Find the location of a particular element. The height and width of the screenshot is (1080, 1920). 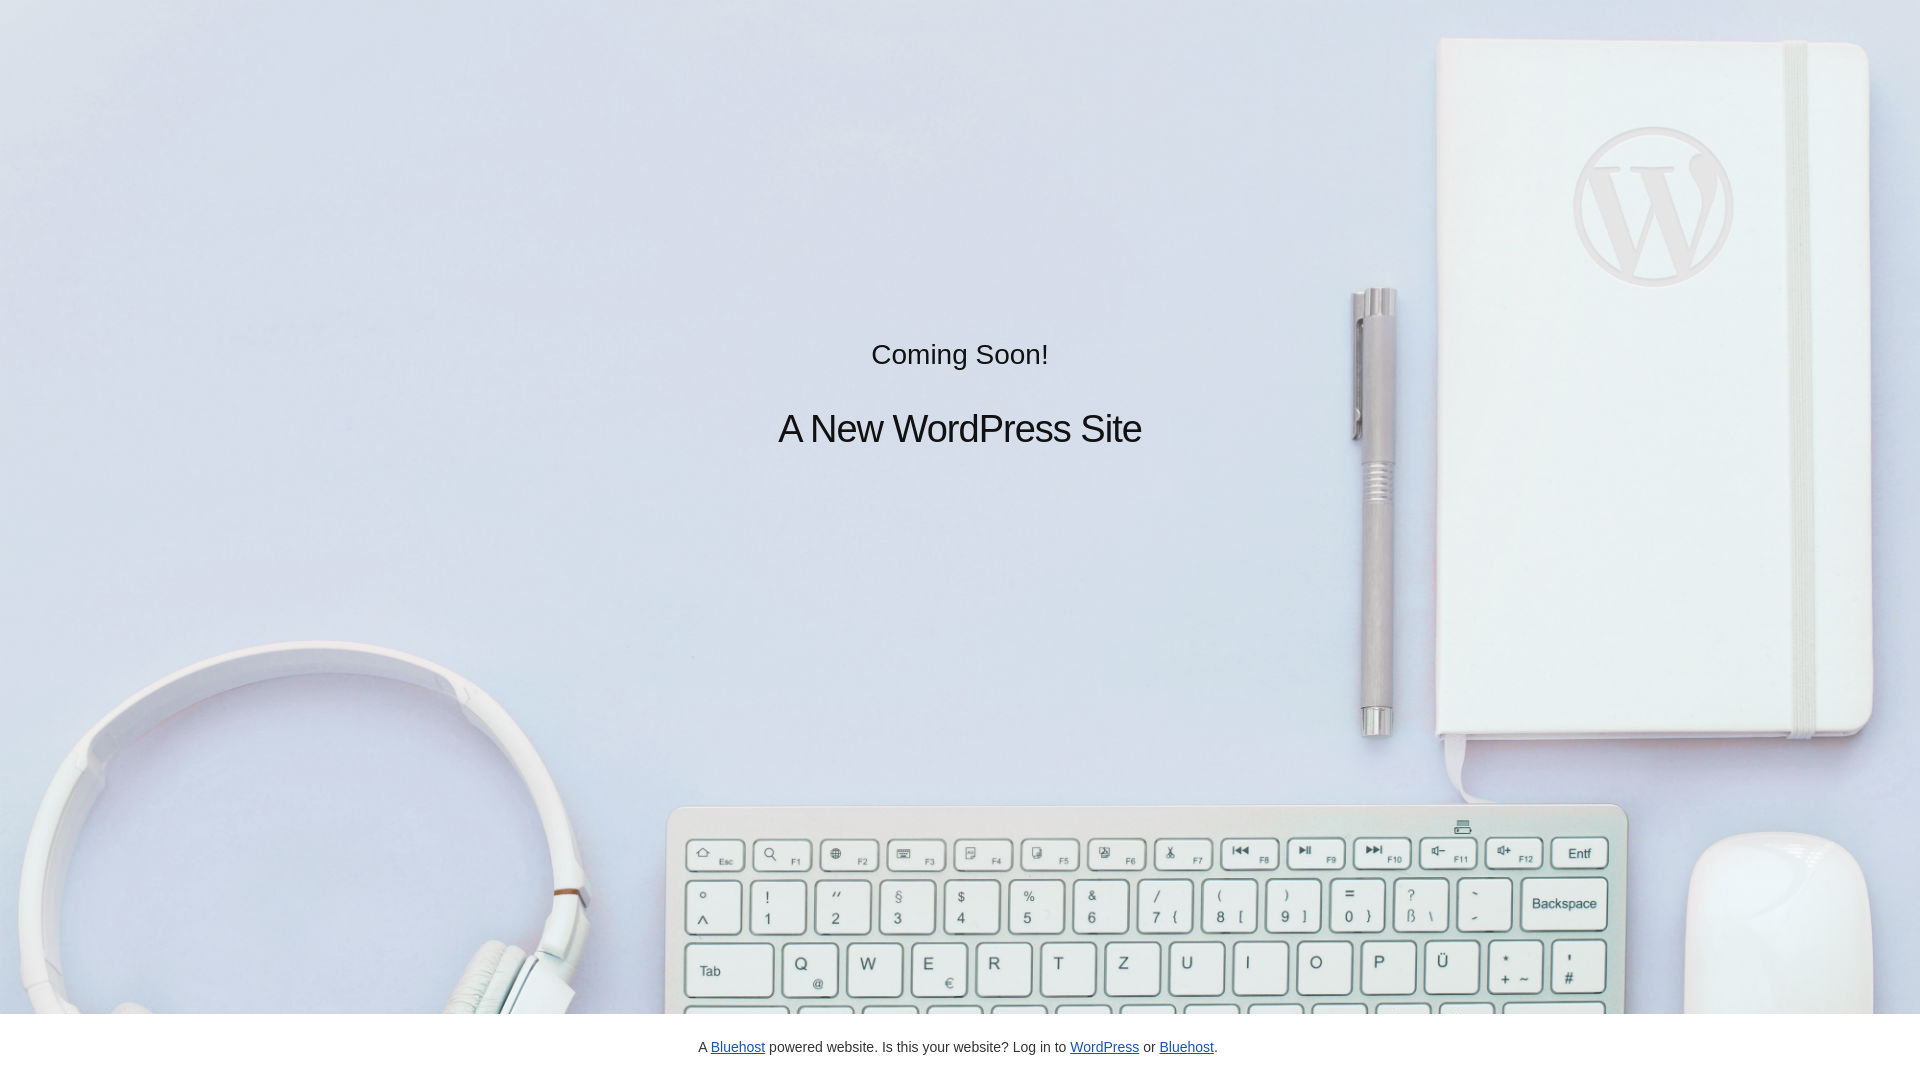

'Bluehost' is located at coordinates (1185, 1045).